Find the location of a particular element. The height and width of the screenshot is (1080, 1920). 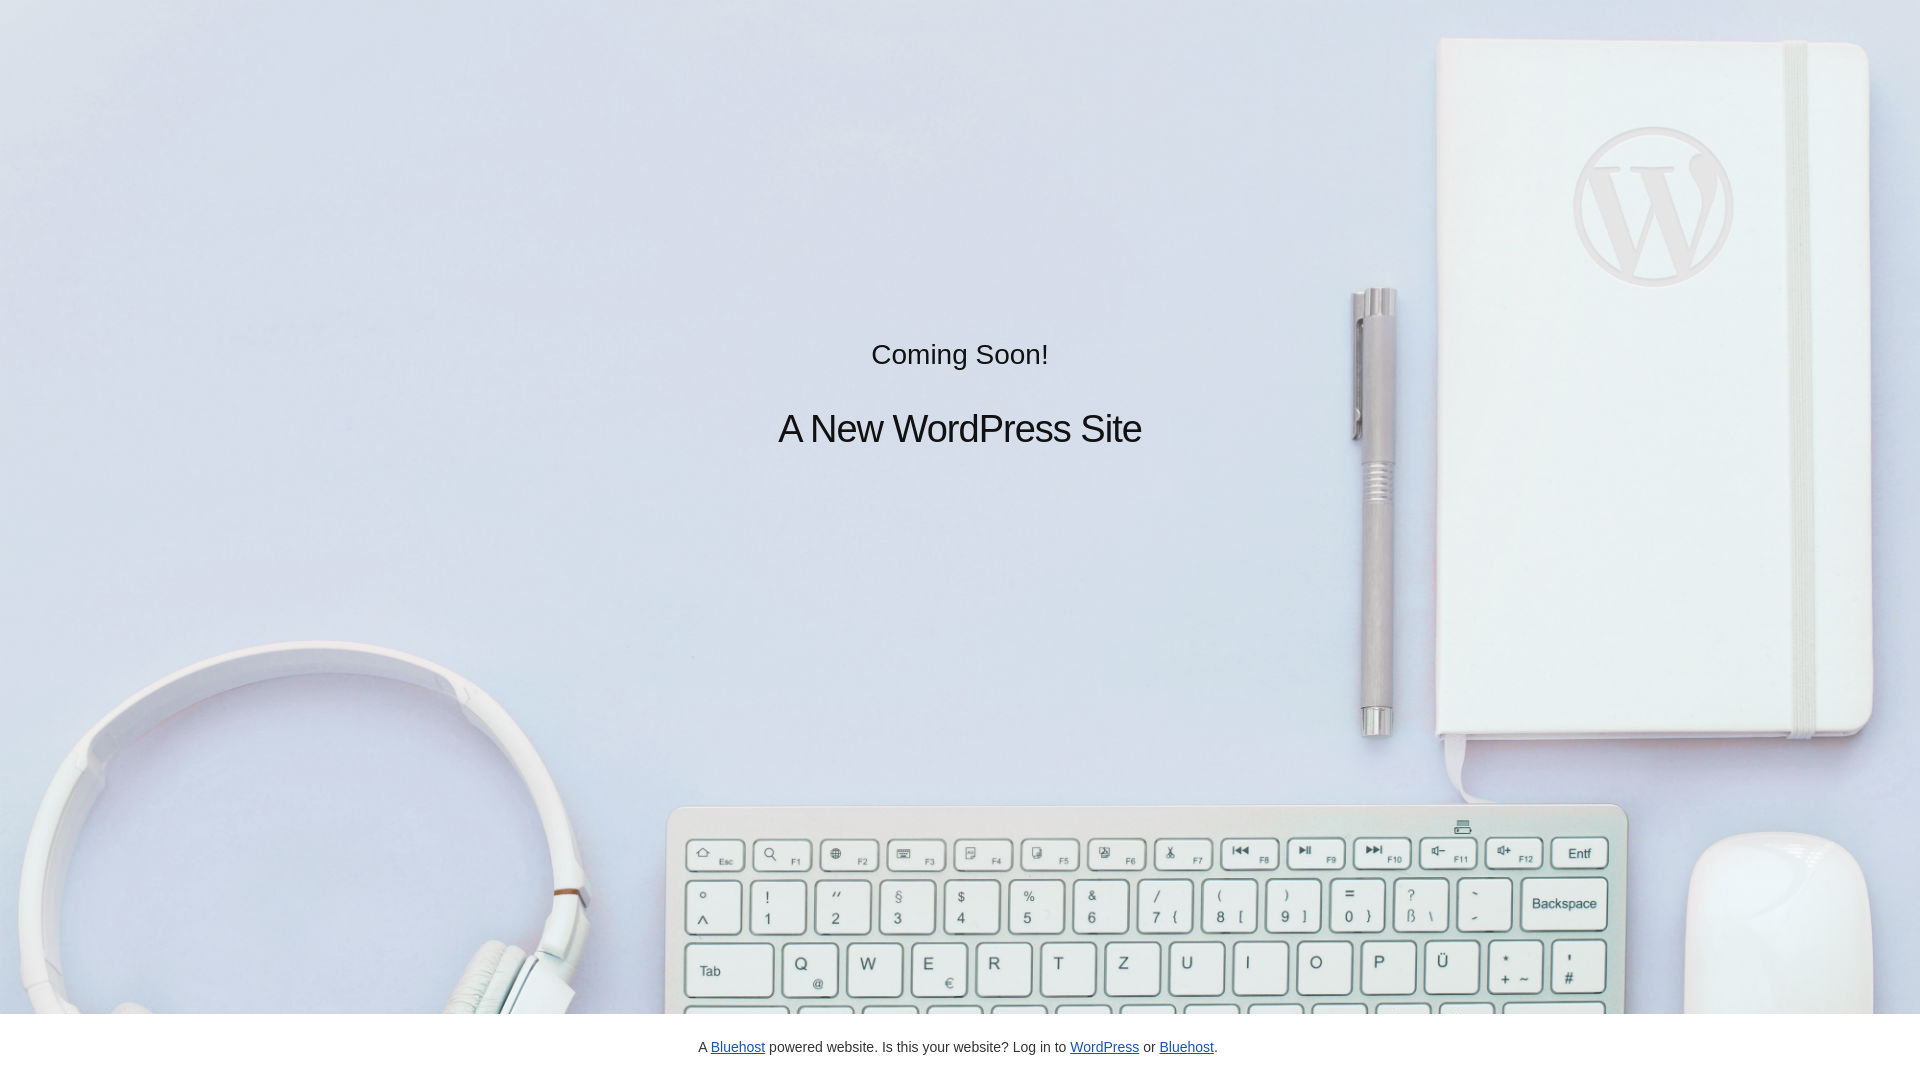

'Bluehost' is located at coordinates (1185, 1045).